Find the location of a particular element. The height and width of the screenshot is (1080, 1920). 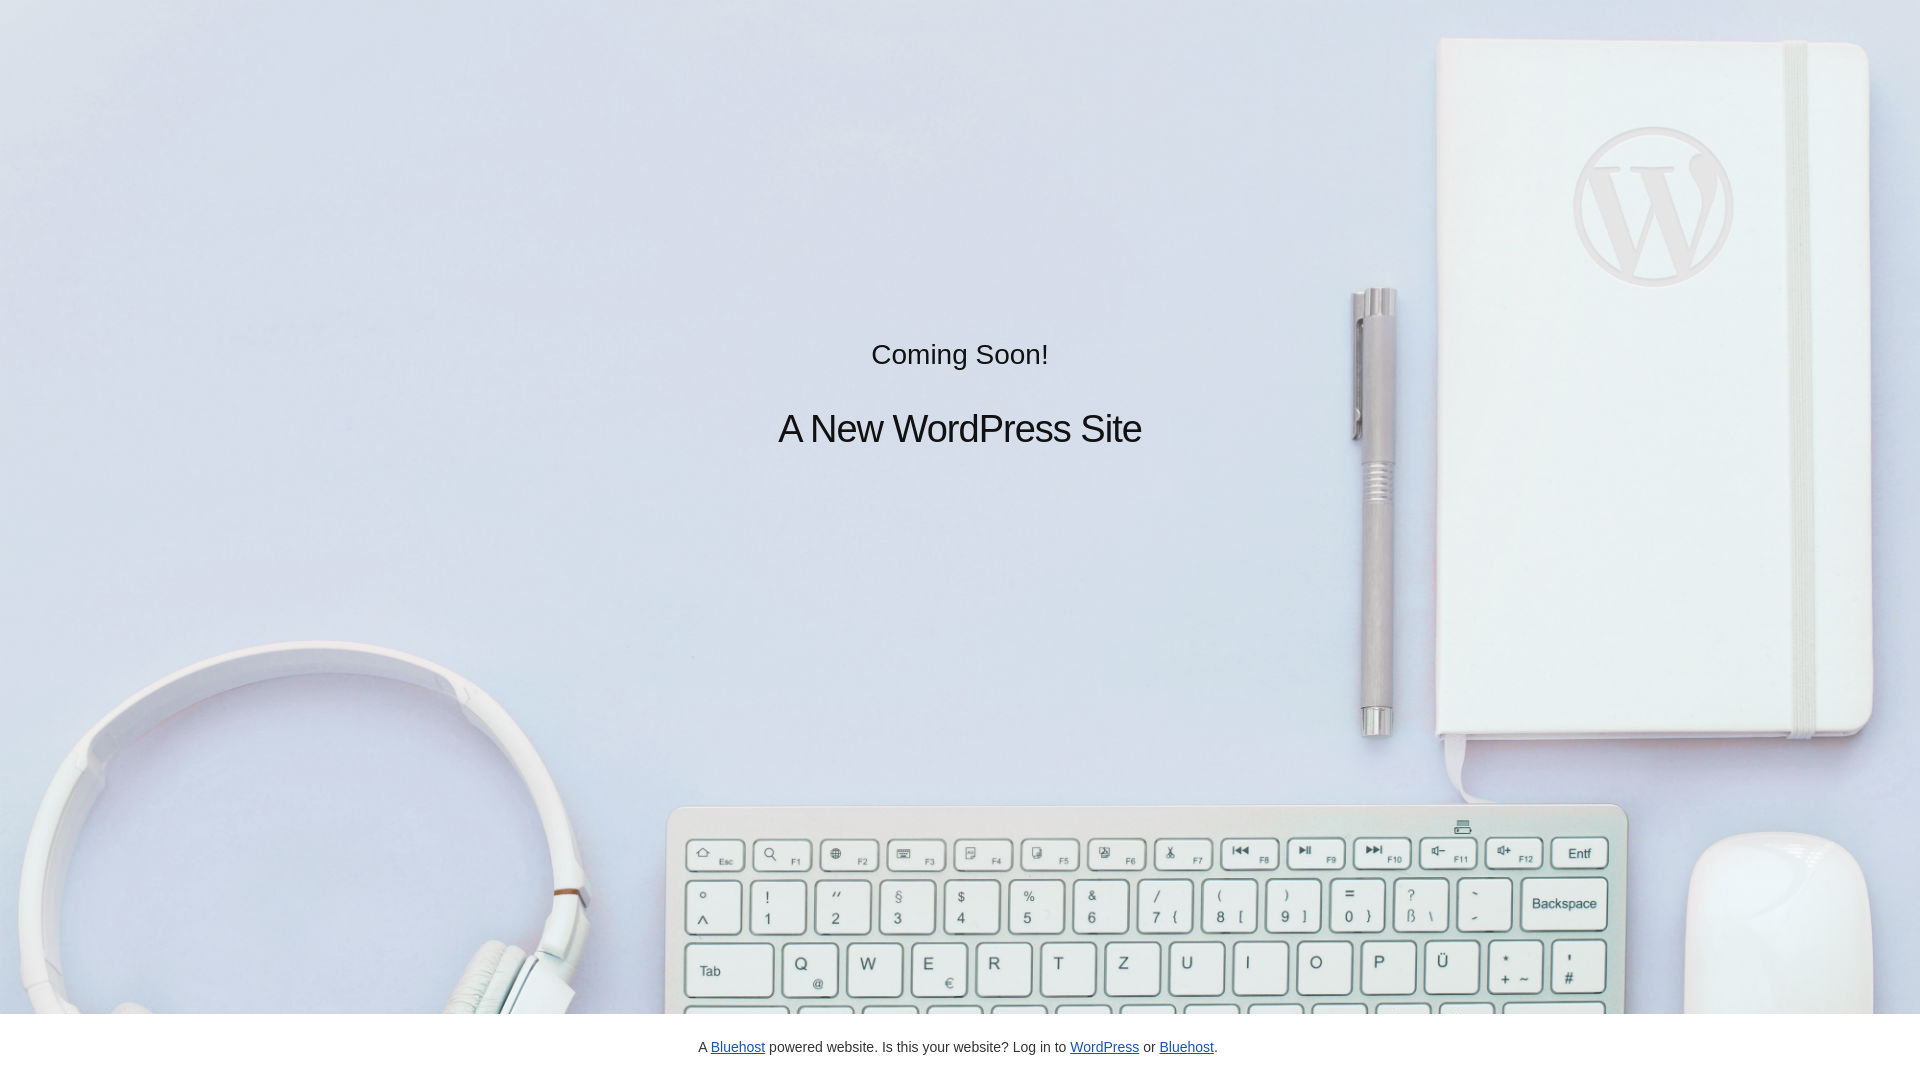

'Bluehost' is located at coordinates (1185, 1045).